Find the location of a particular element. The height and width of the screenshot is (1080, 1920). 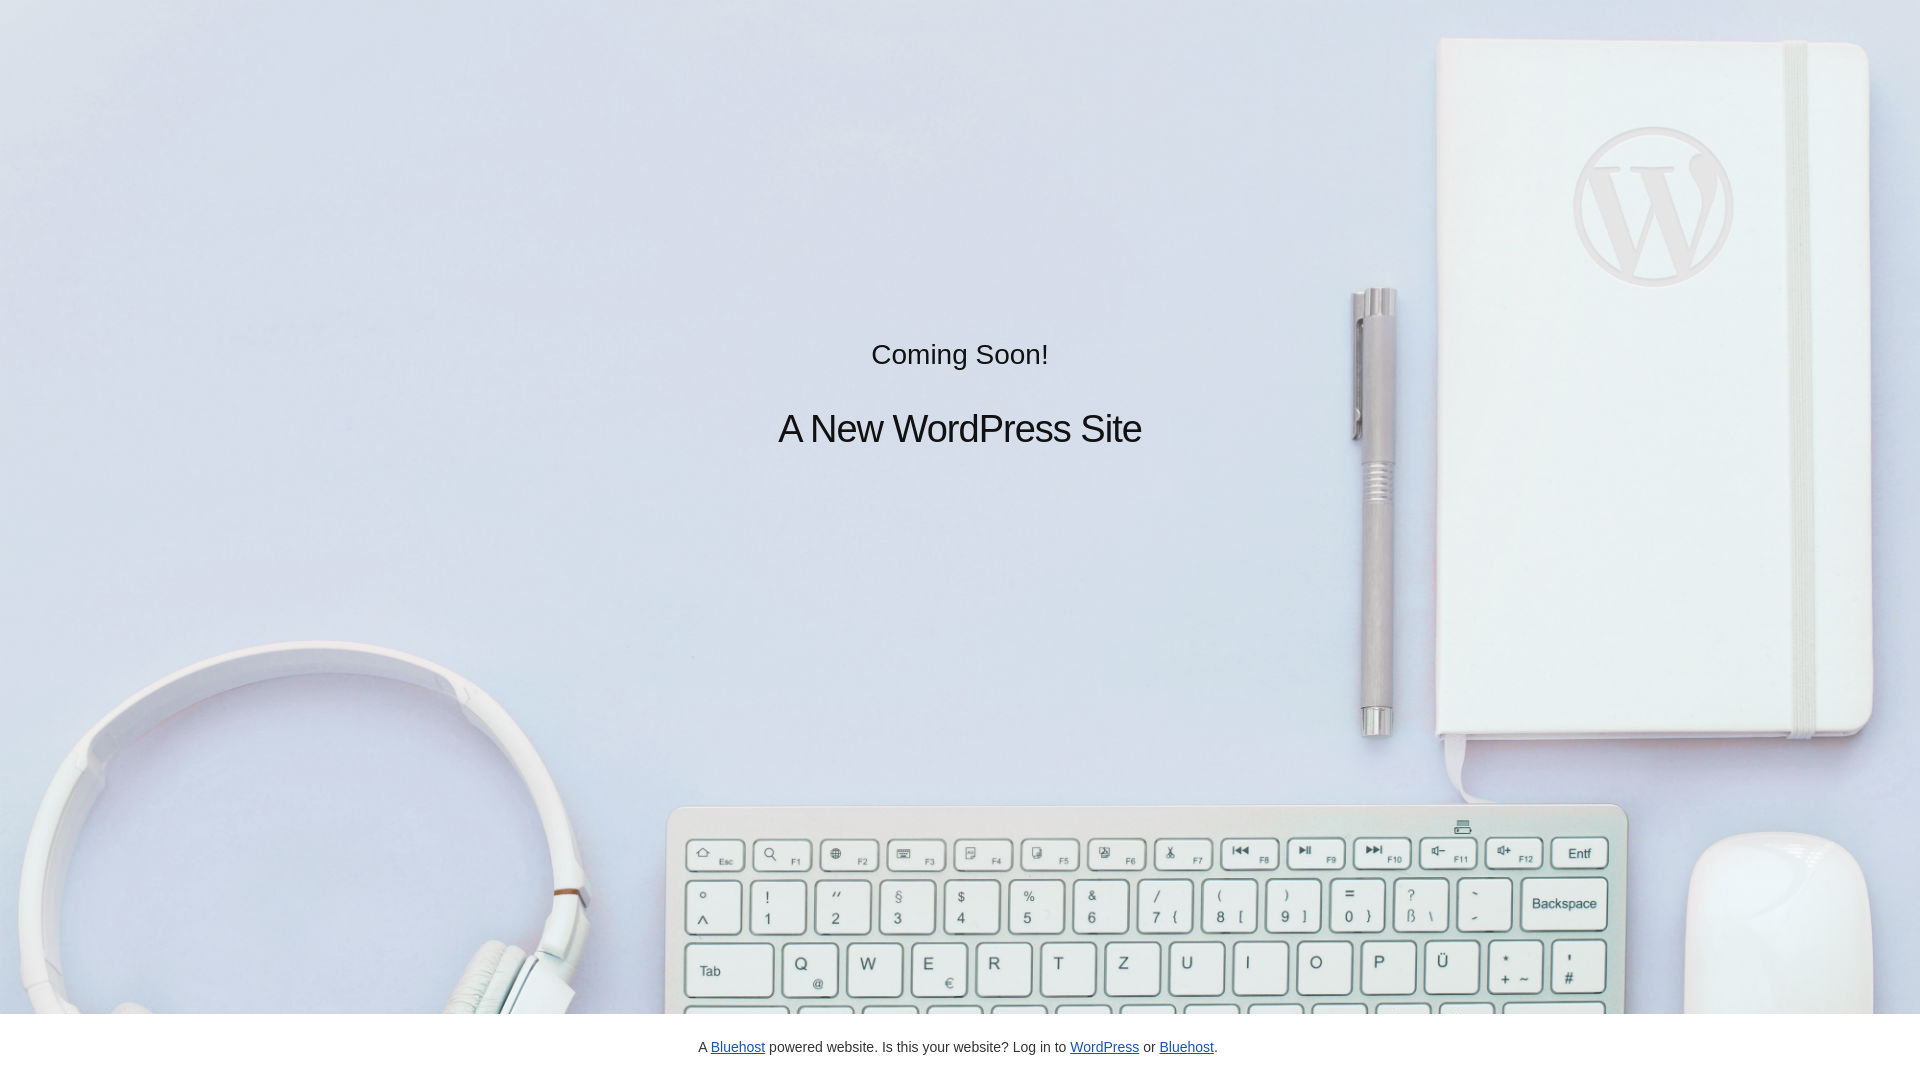

'Bluehost' is located at coordinates (1185, 1045).